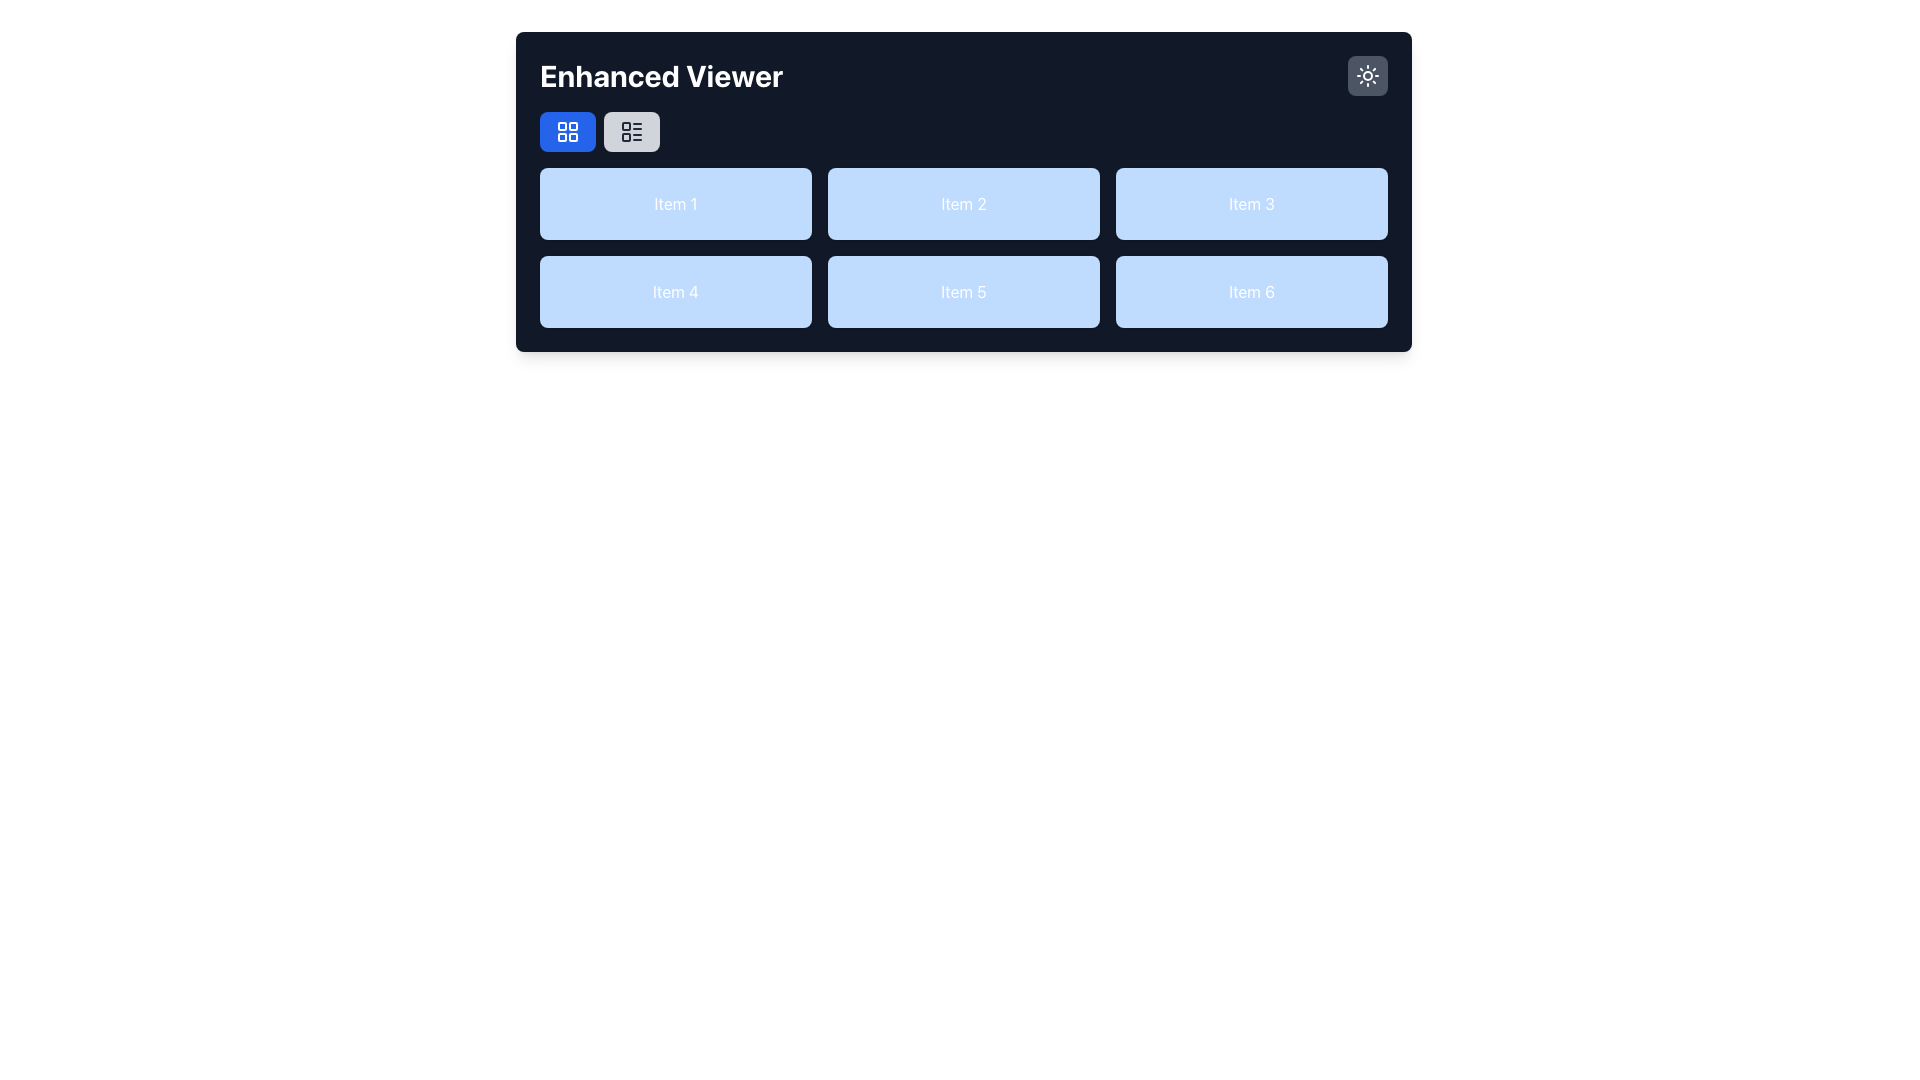 Image resolution: width=1920 pixels, height=1080 pixels. I want to click on the first static label in the top-left corner of the Enhanced Viewer grid layout, so click(676, 204).